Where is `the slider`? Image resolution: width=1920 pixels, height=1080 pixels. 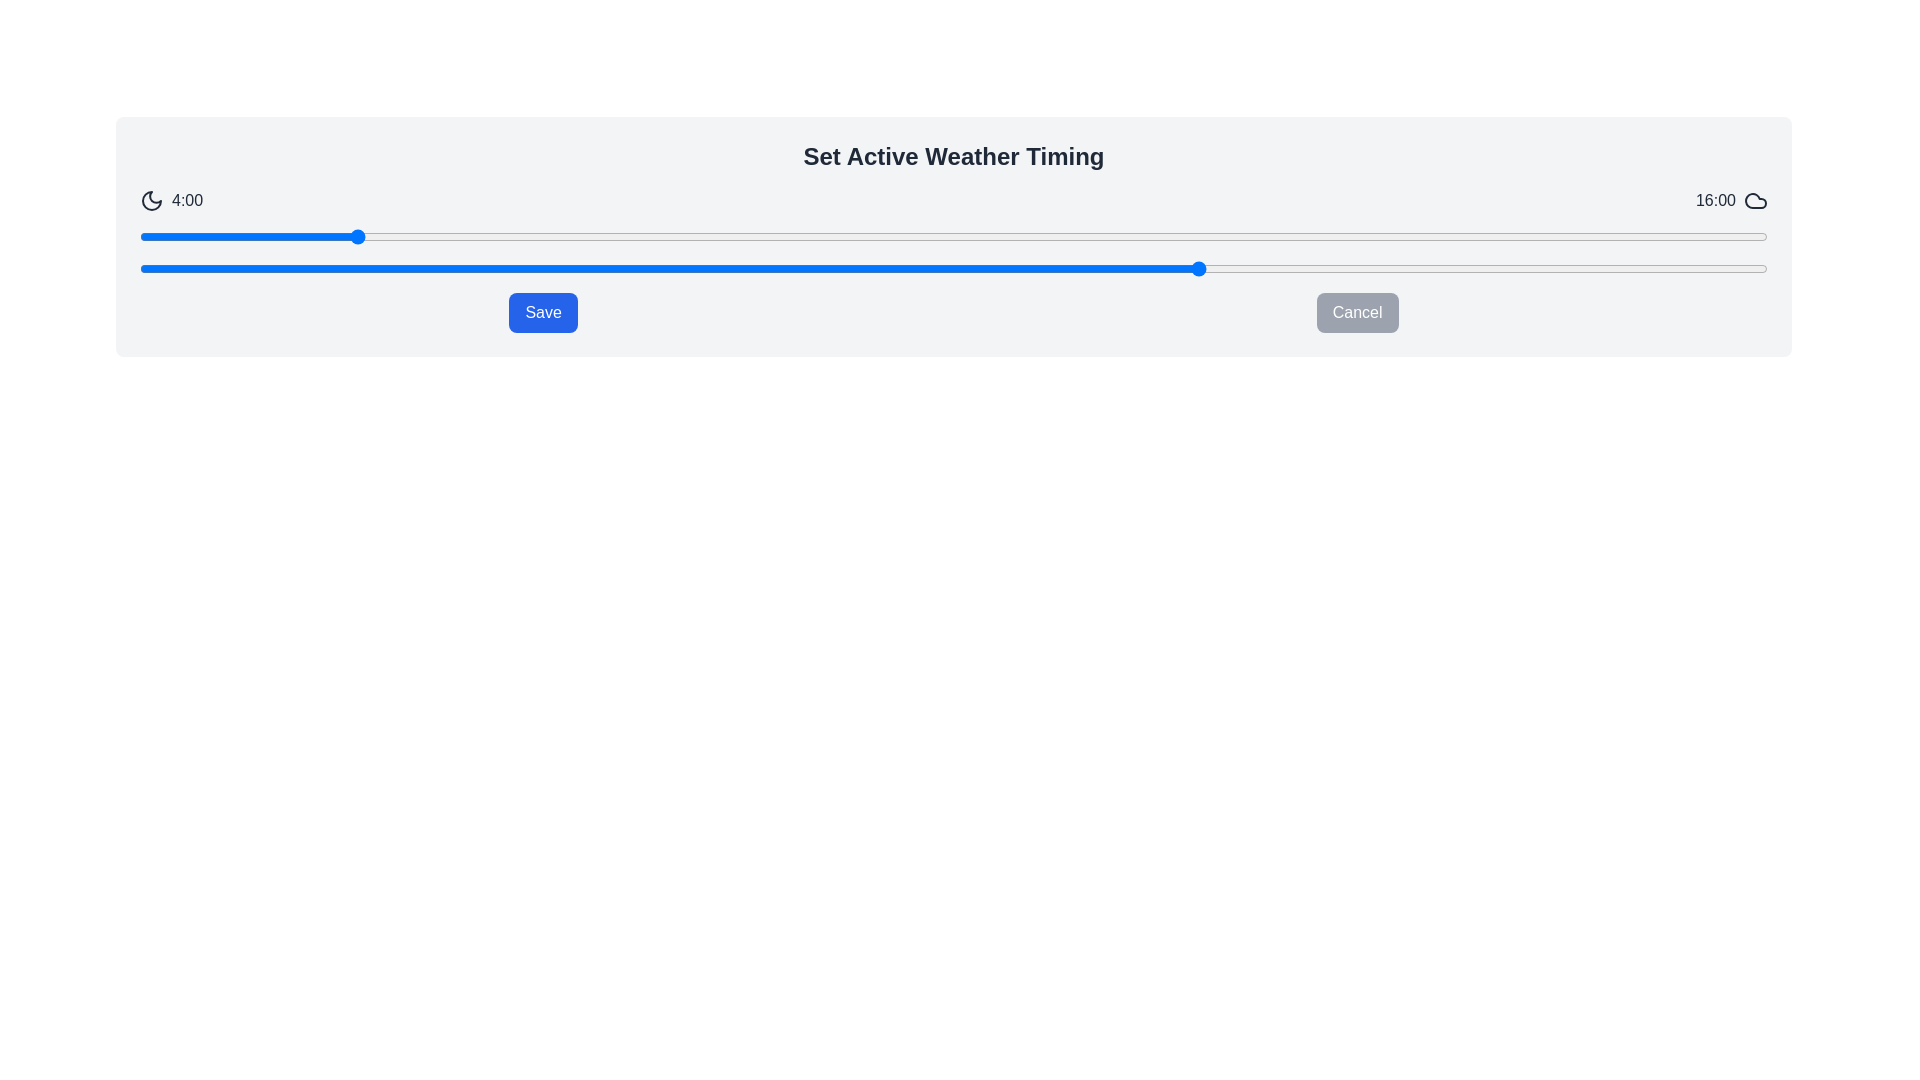 the slider is located at coordinates (1059, 268).